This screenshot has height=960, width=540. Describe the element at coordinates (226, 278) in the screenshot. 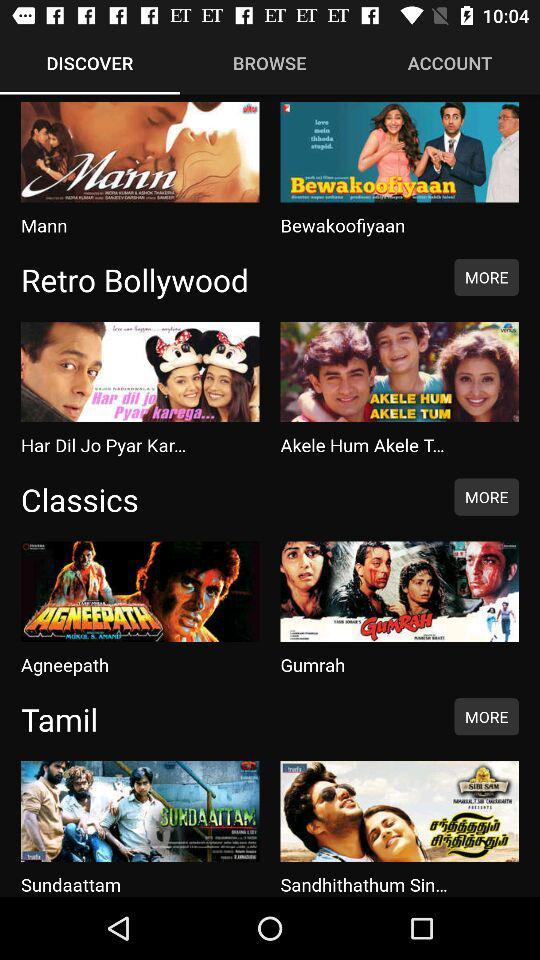

I see `the retro bollywood item` at that location.